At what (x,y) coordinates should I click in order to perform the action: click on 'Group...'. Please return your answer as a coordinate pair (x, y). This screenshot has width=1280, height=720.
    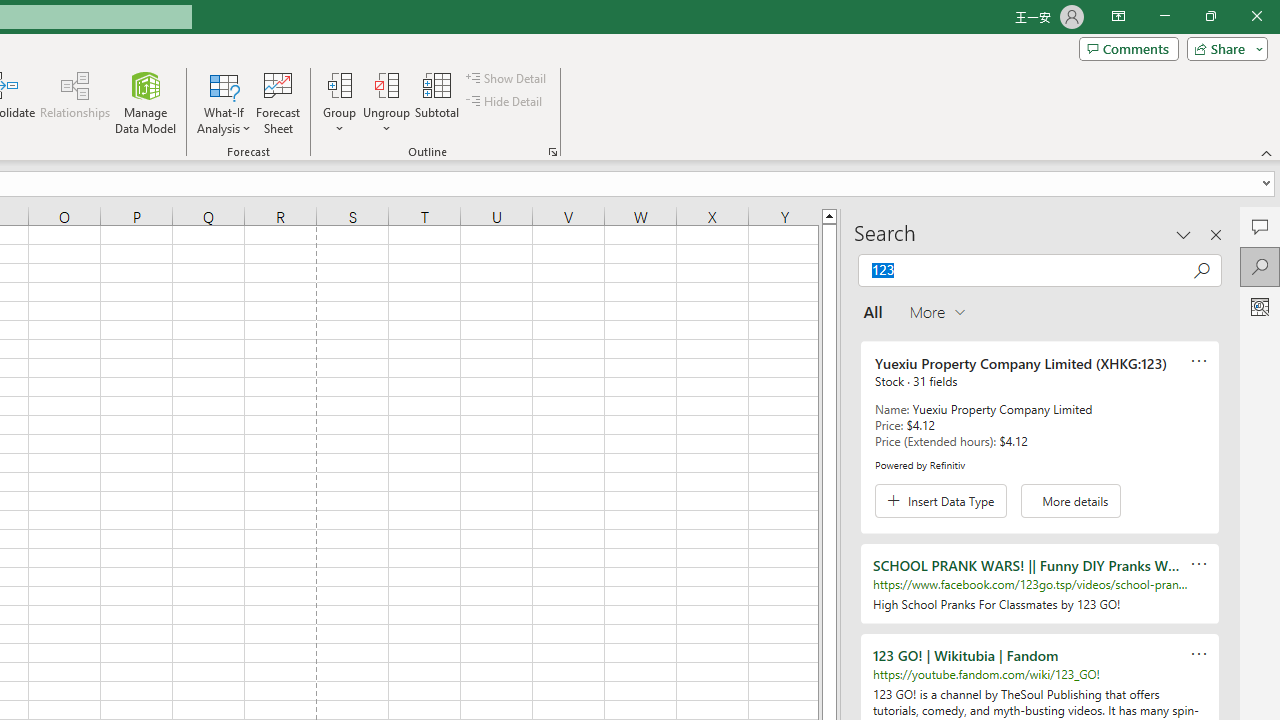
    Looking at the image, I should click on (339, 84).